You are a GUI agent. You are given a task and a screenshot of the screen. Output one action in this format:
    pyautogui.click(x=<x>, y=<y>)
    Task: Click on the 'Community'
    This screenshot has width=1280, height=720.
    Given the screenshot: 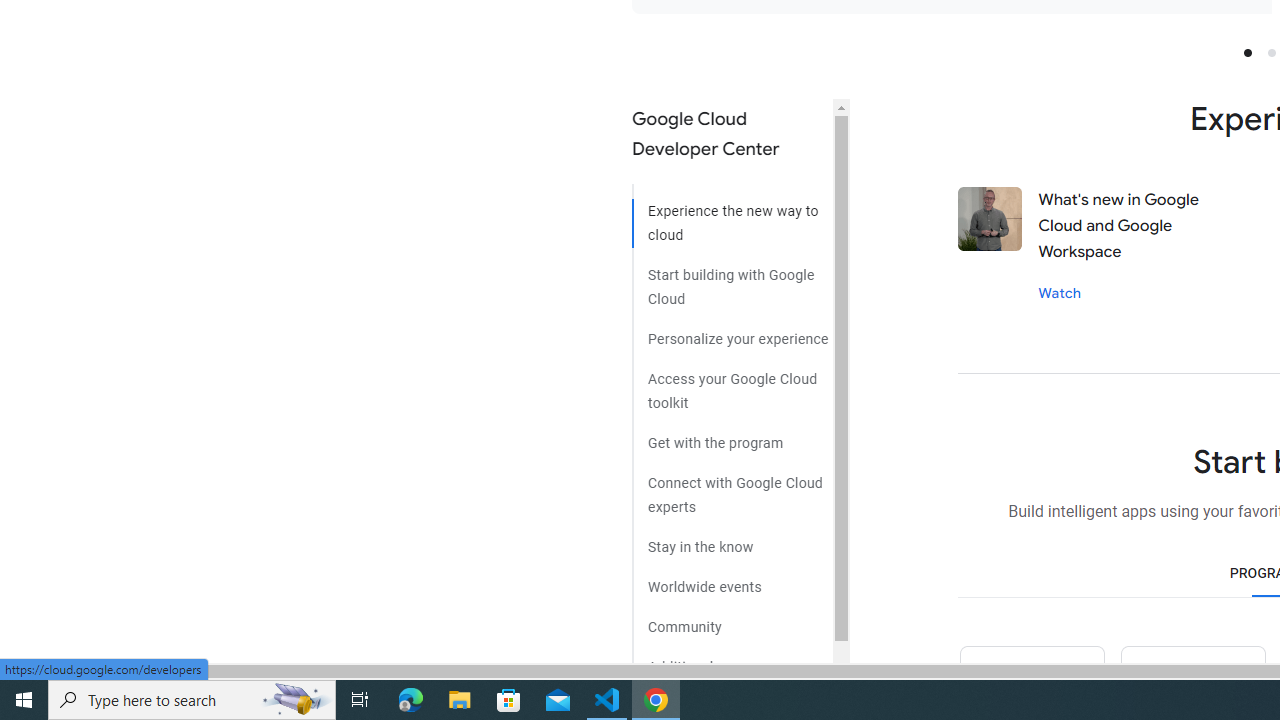 What is the action you would take?
    pyautogui.click(x=731, y=618)
    